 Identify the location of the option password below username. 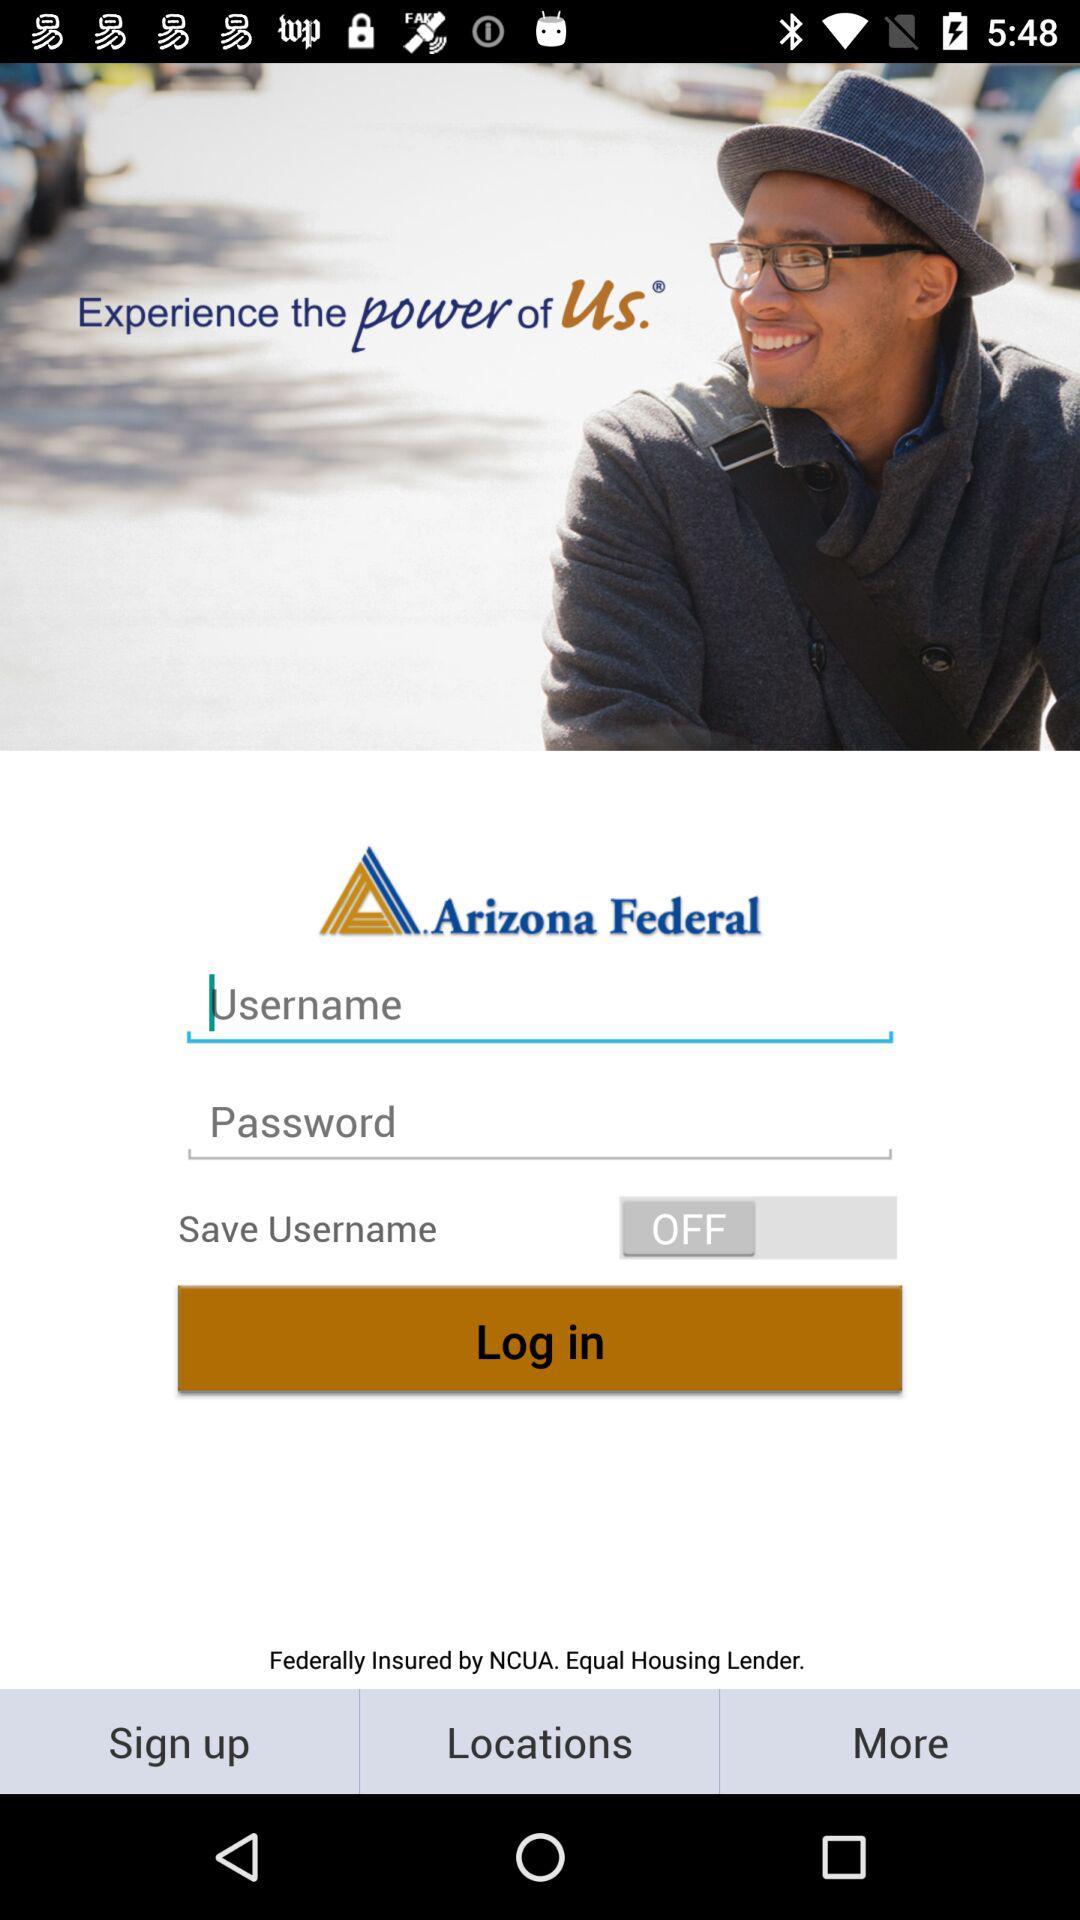
(540, 1121).